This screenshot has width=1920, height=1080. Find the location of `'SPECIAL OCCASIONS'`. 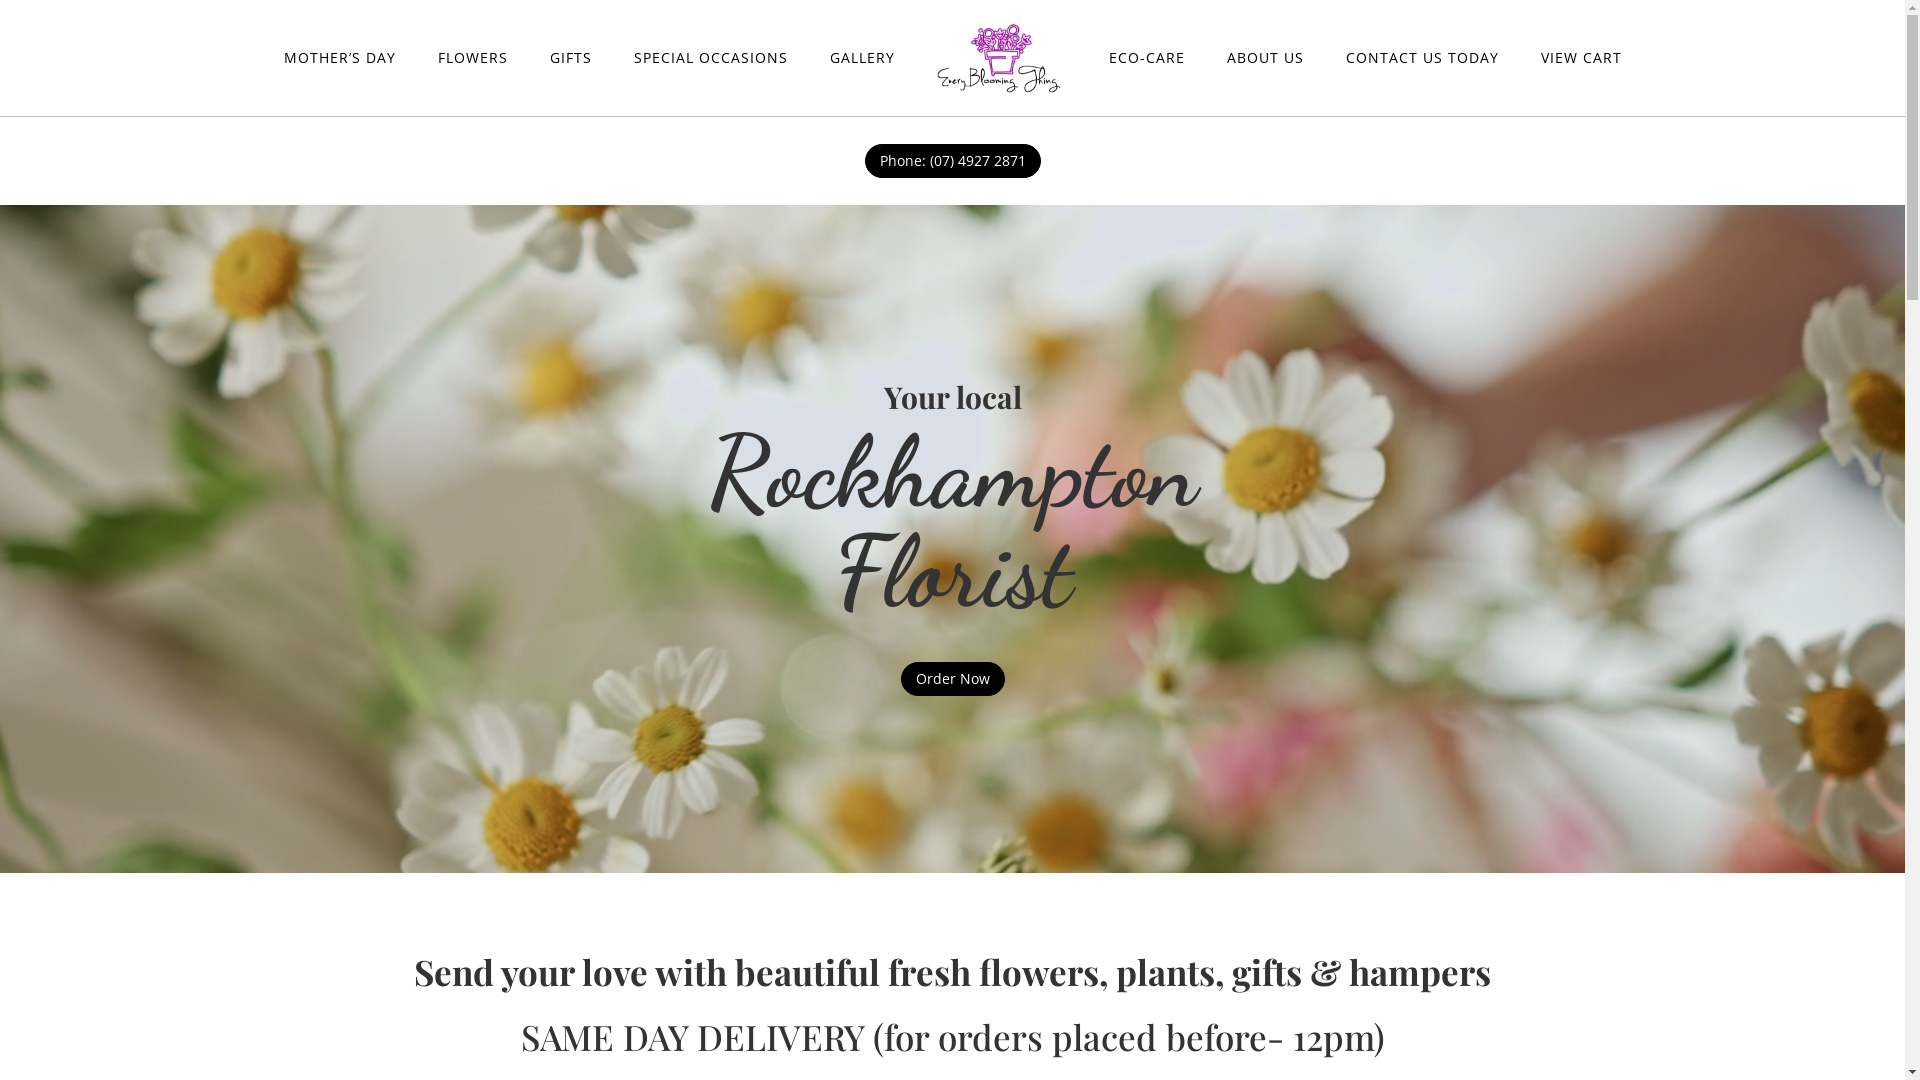

'SPECIAL OCCASIONS' is located at coordinates (710, 56).